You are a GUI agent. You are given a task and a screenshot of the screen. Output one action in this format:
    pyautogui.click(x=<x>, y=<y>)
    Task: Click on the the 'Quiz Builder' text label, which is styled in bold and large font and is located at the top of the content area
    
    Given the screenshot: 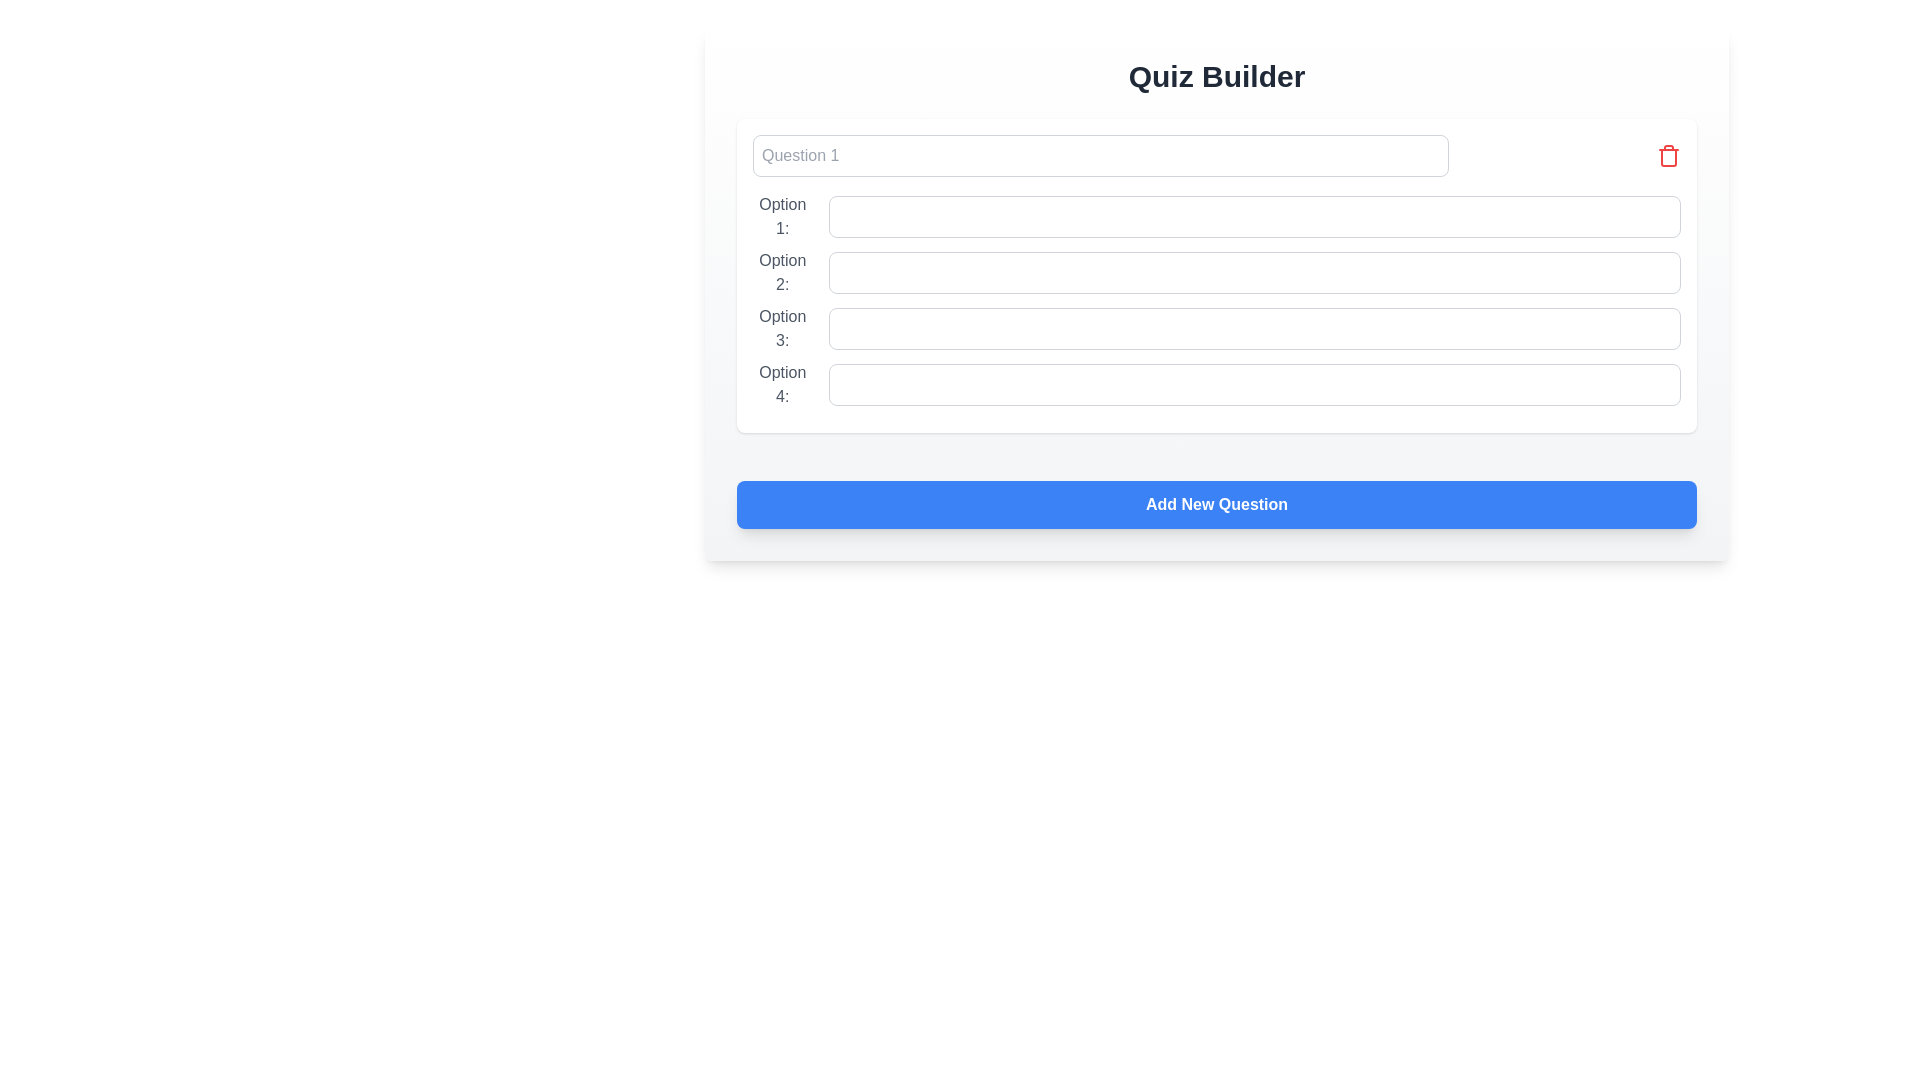 What is the action you would take?
    pyautogui.click(x=1216, y=76)
    